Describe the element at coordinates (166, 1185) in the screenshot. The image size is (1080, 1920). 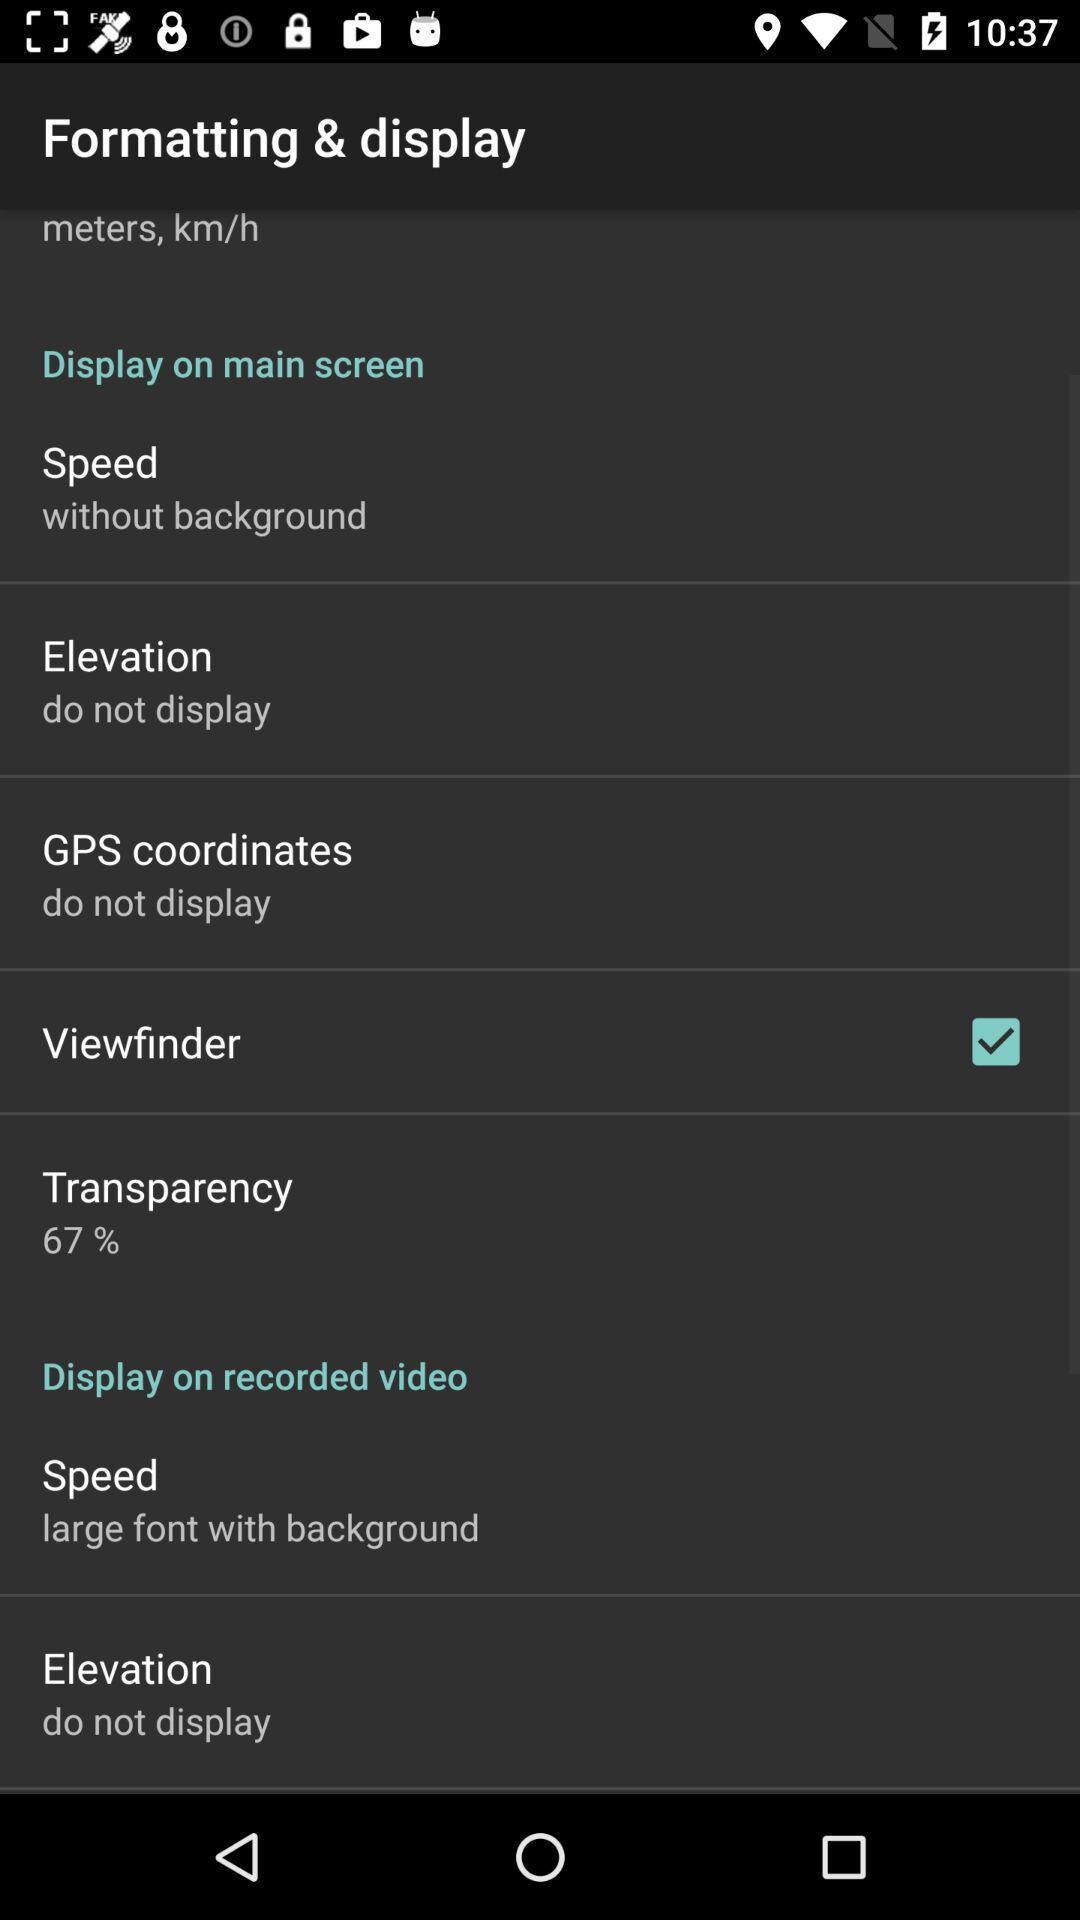
I see `icon below viewfinder item` at that location.